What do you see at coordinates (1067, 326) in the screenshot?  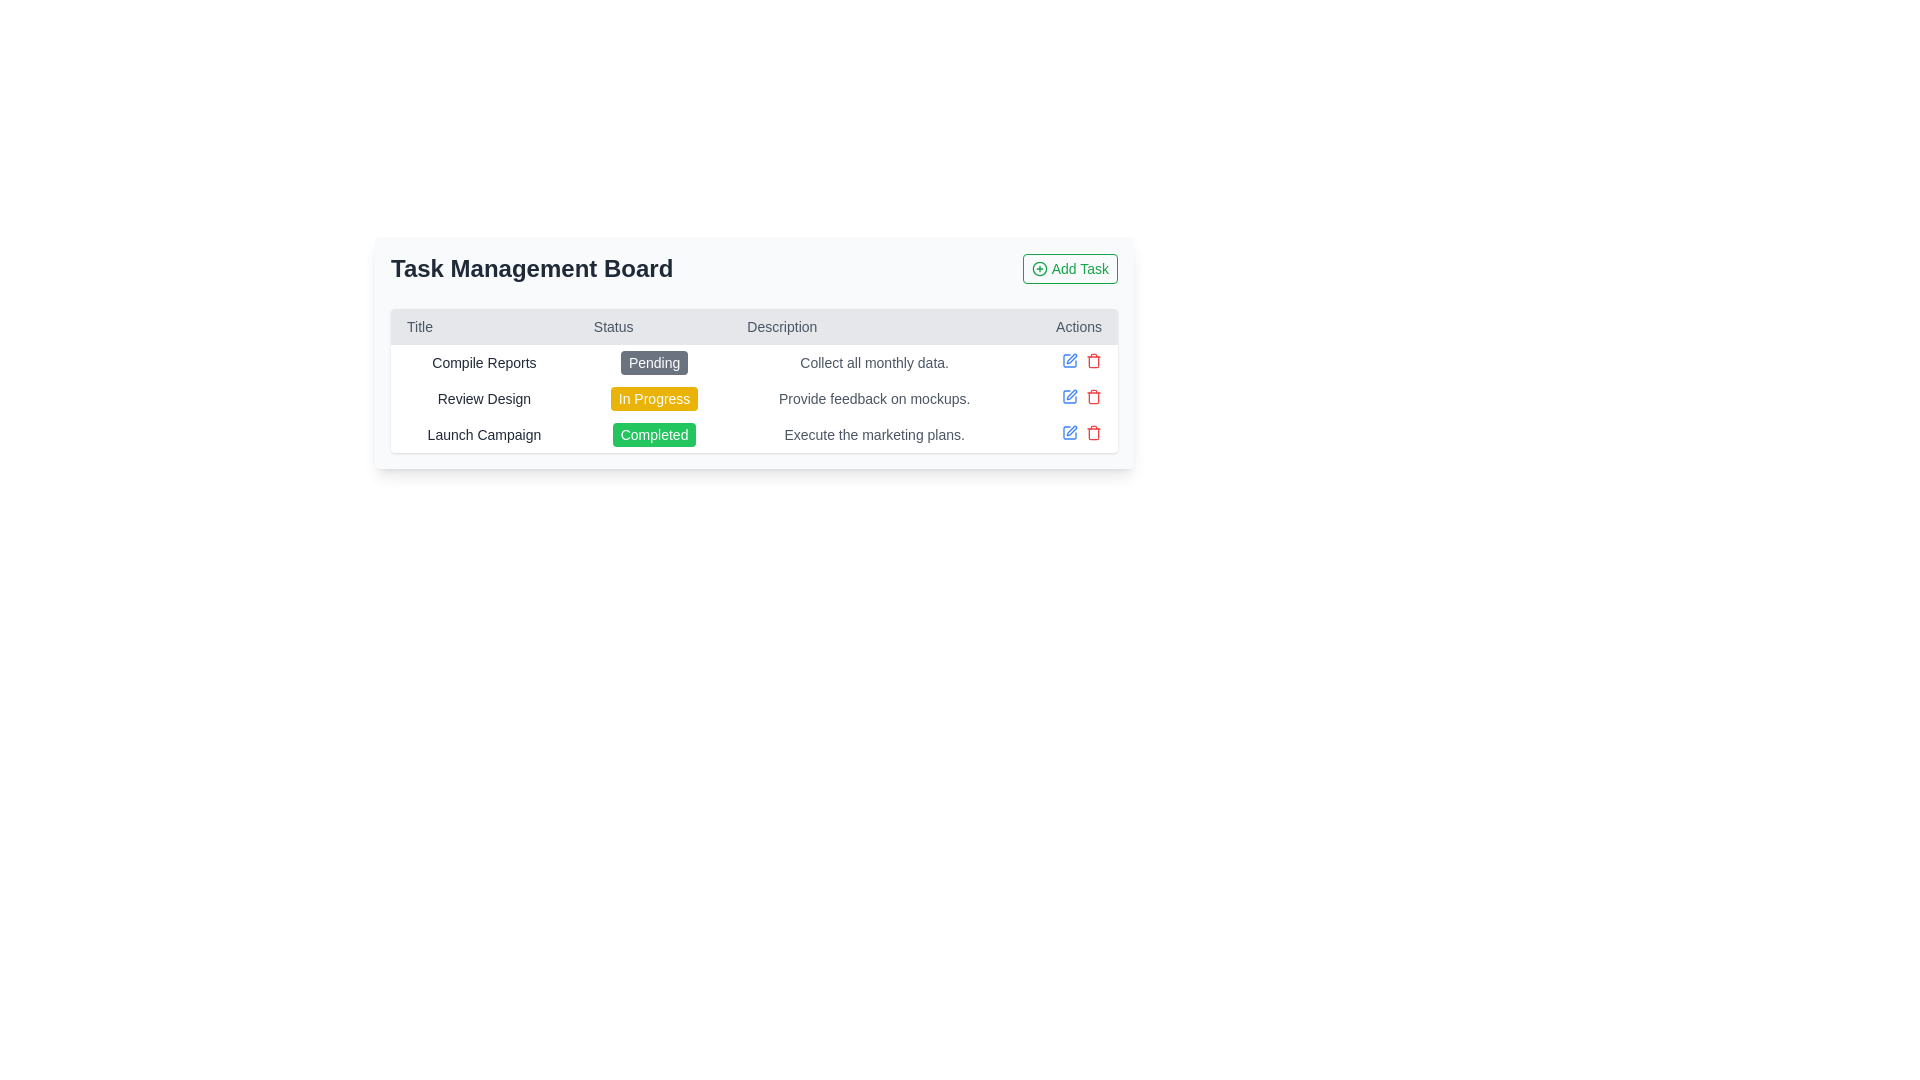 I see `the Text Label in the header row of the Task Management Board that indicates actions related to the row's content, located in the rightmost cell` at bounding box center [1067, 326].